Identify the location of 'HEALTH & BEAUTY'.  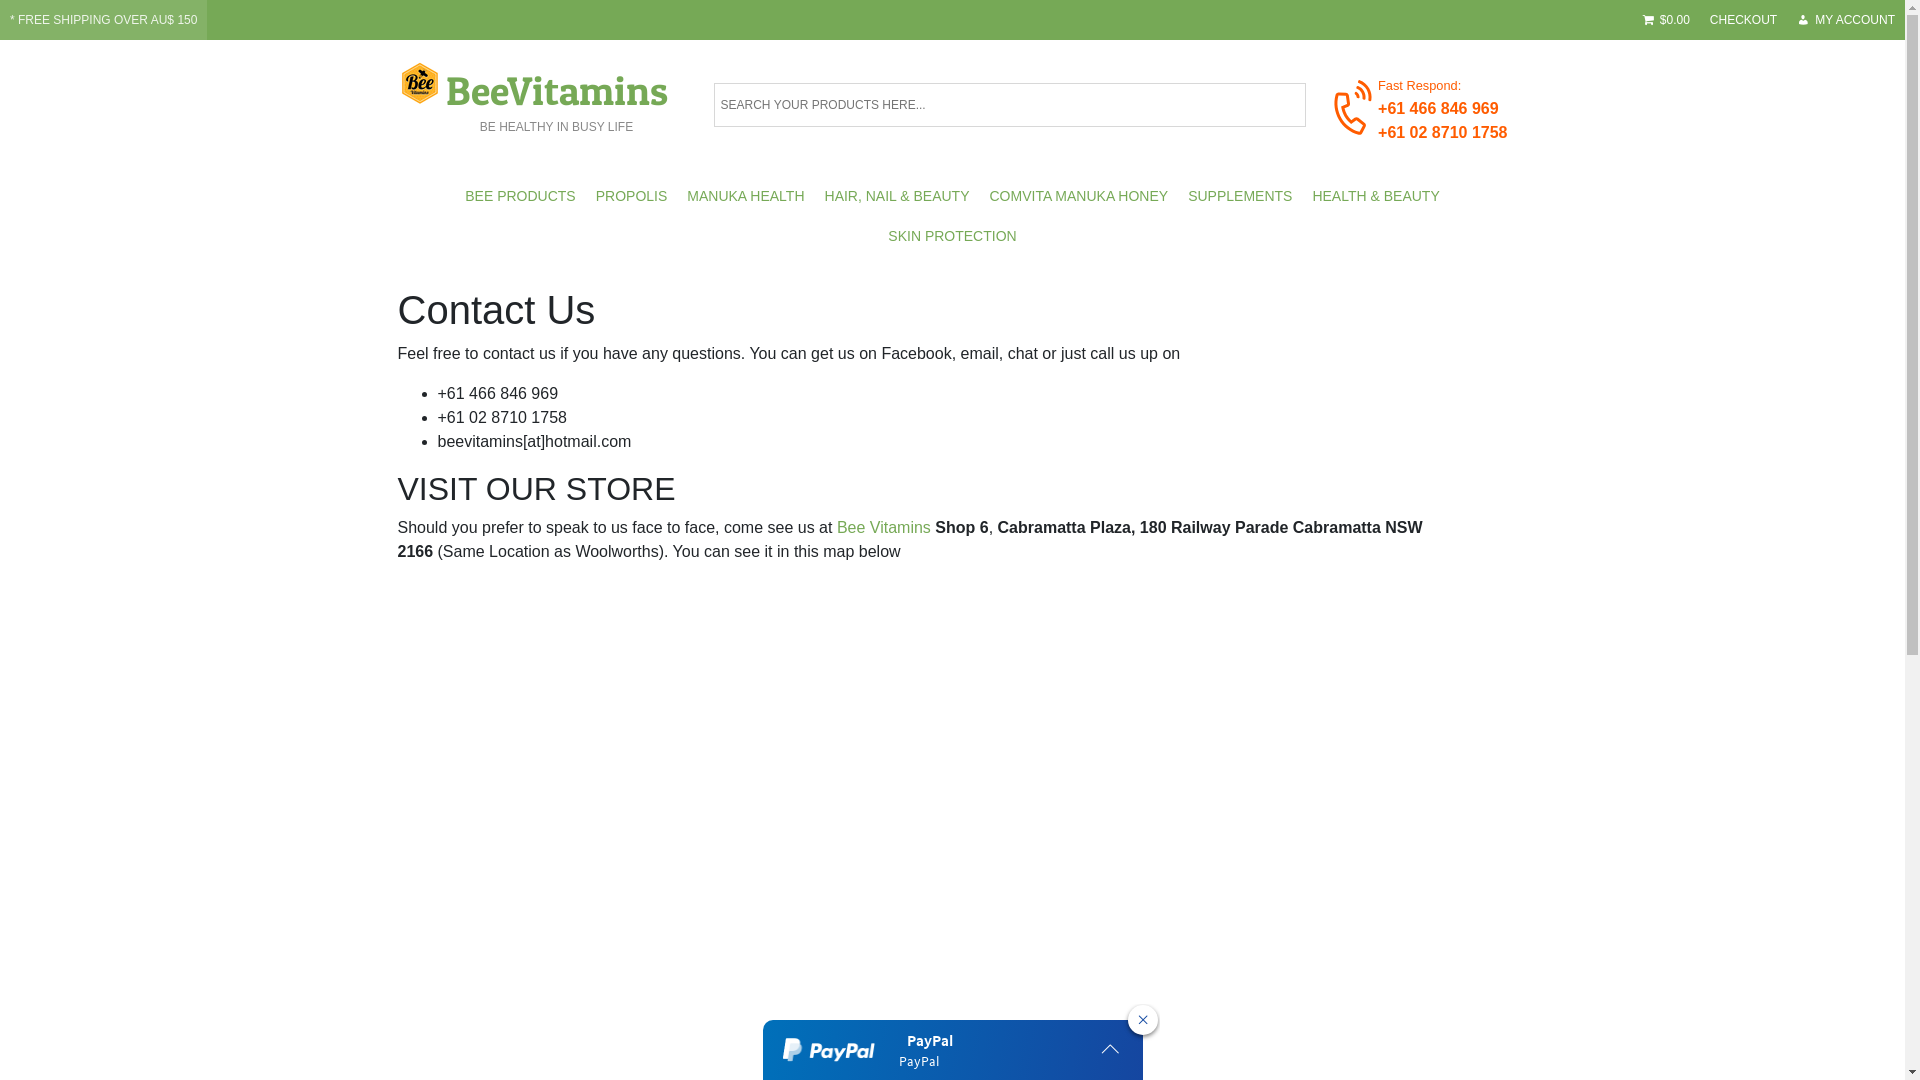
(1374, 196).